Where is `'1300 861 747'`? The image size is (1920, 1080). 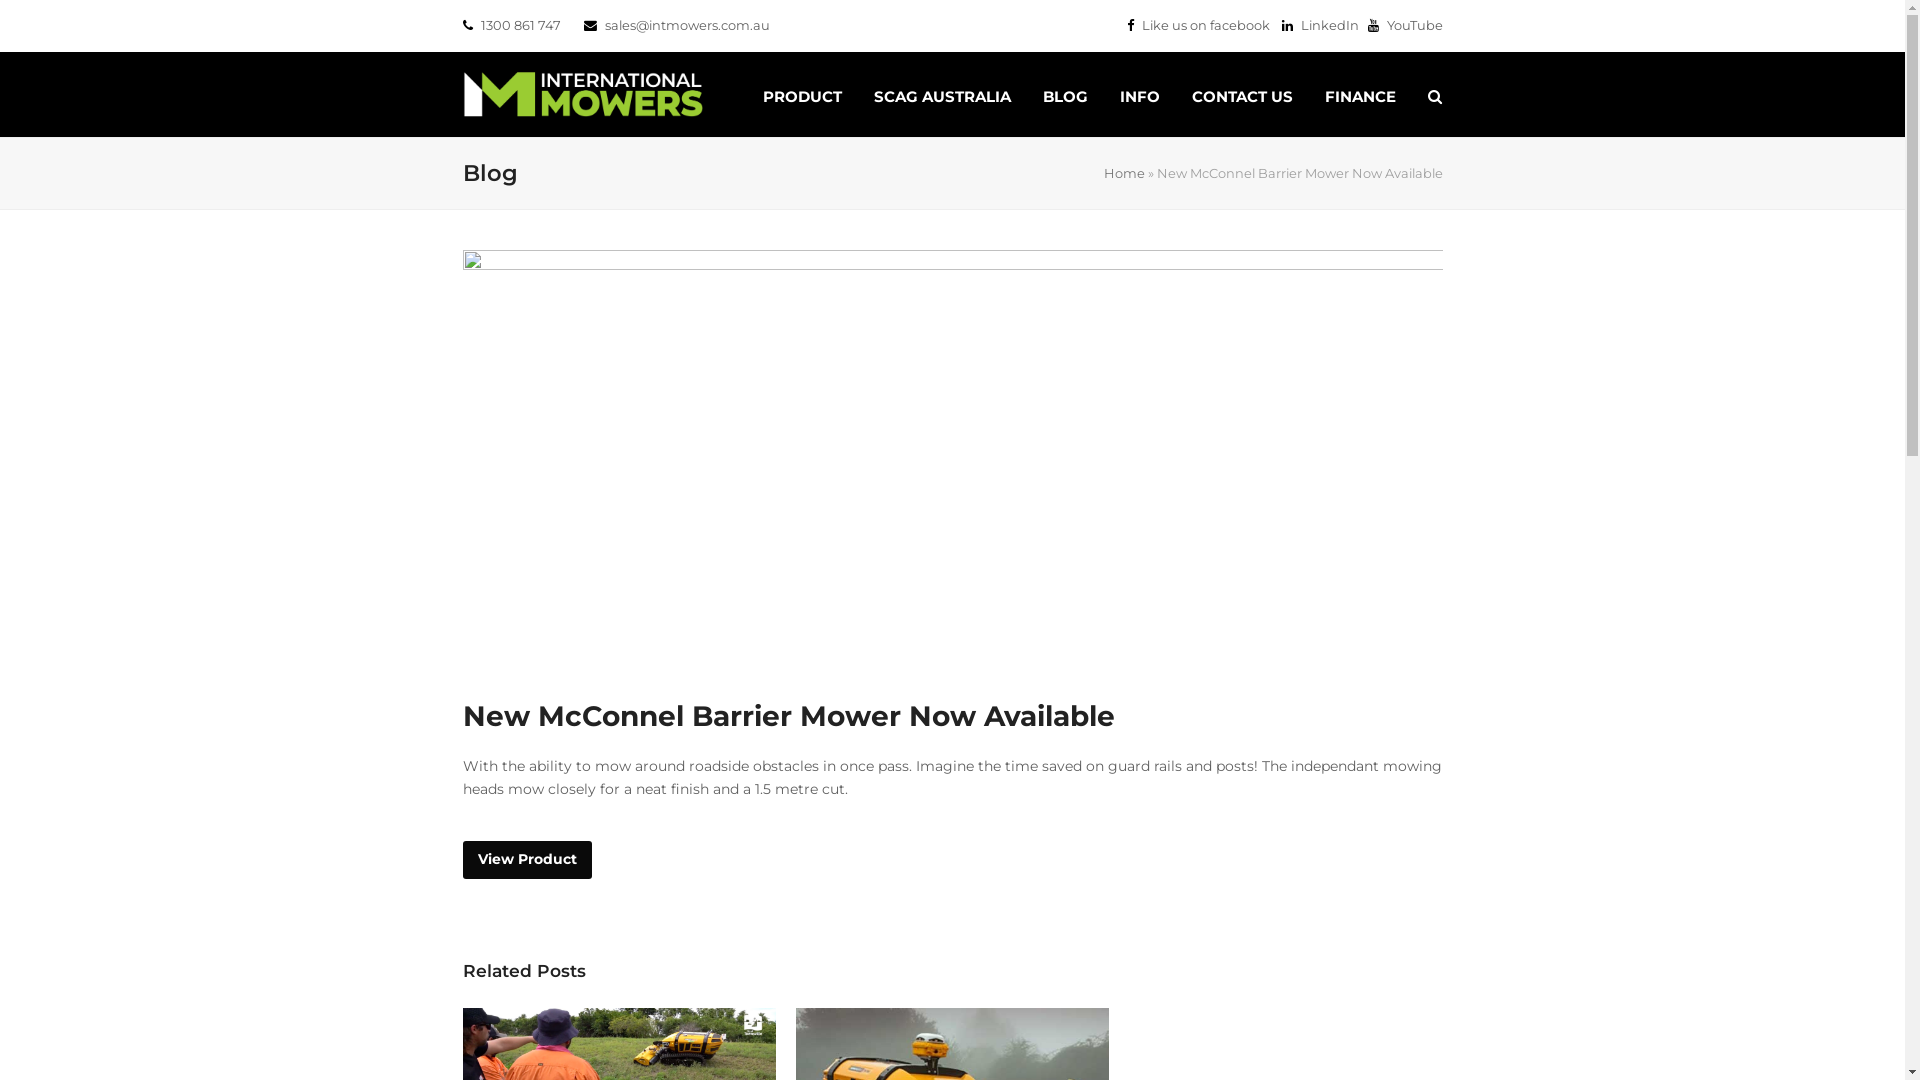 '1300 861 747' is located at coordinates (519, 24).